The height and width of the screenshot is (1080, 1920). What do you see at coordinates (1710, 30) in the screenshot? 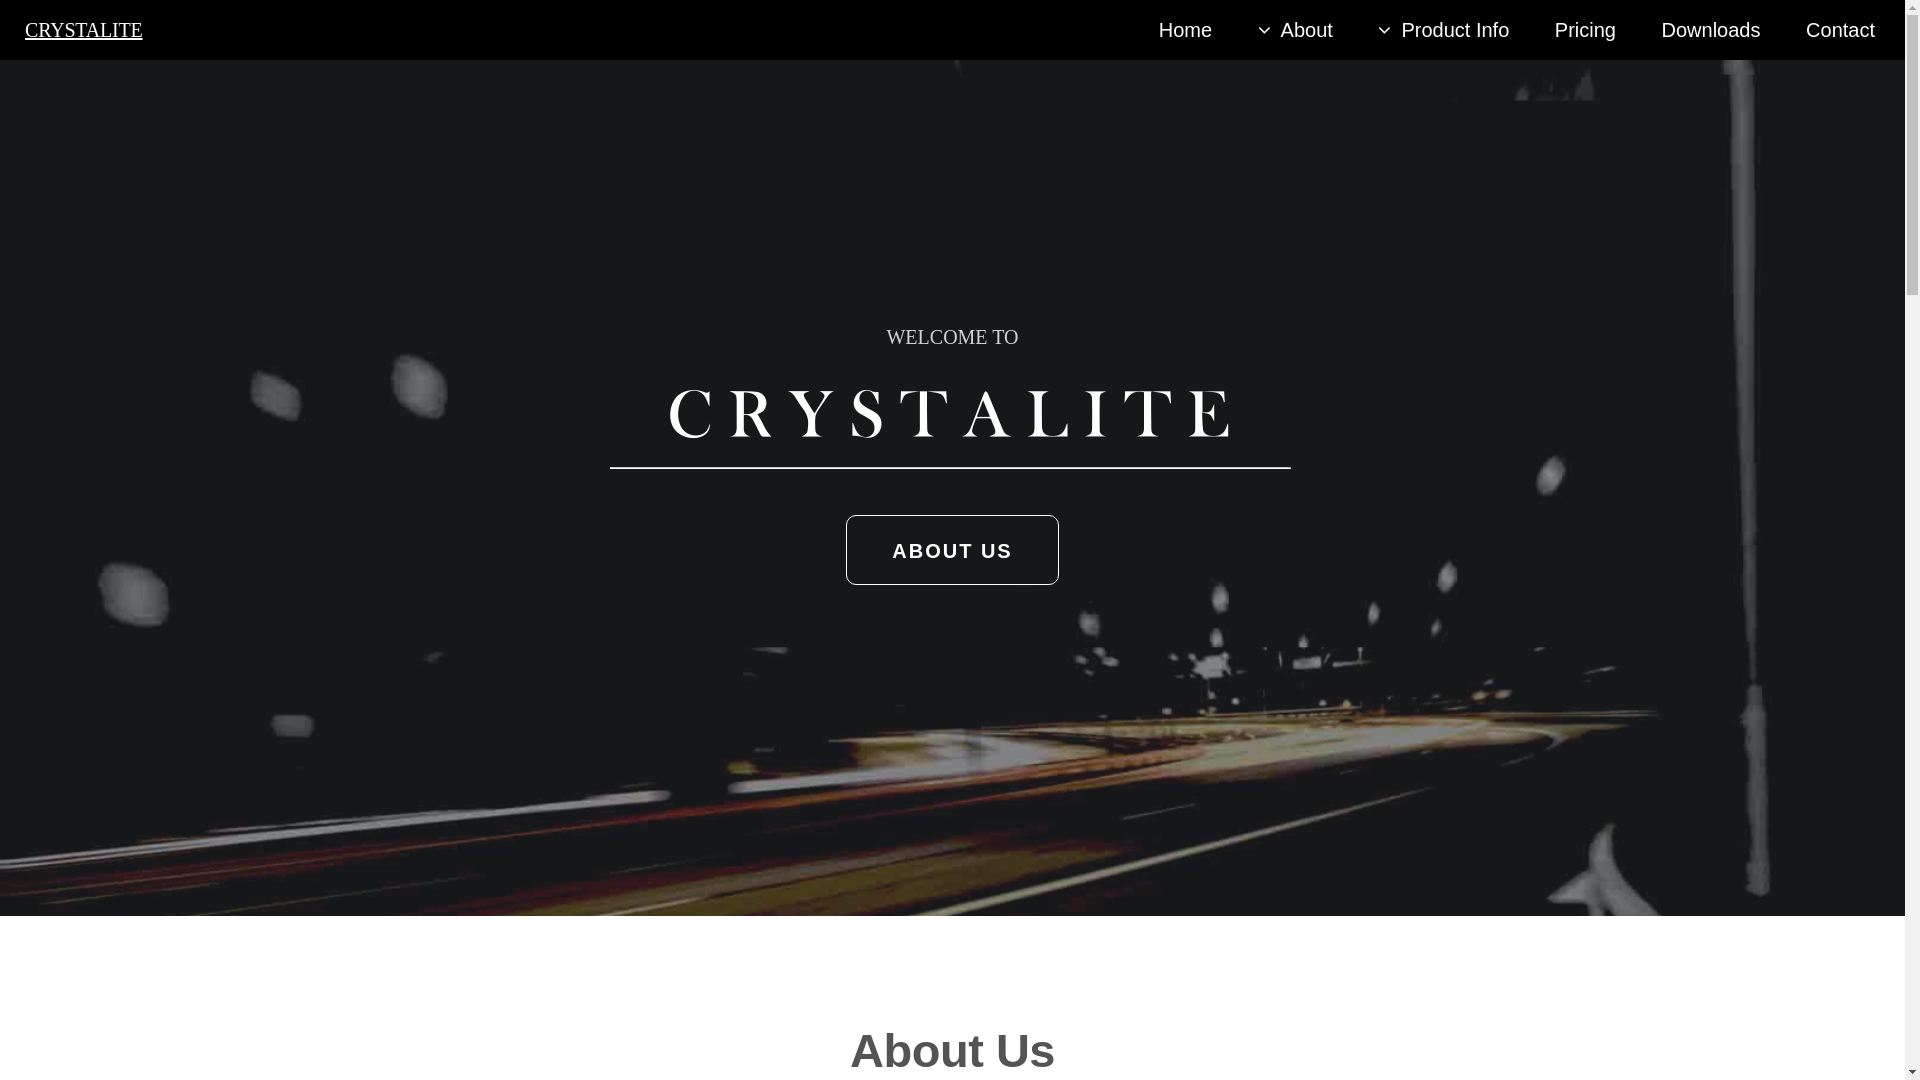
I see `'Downloads'` at bounding box center [1710, 30].